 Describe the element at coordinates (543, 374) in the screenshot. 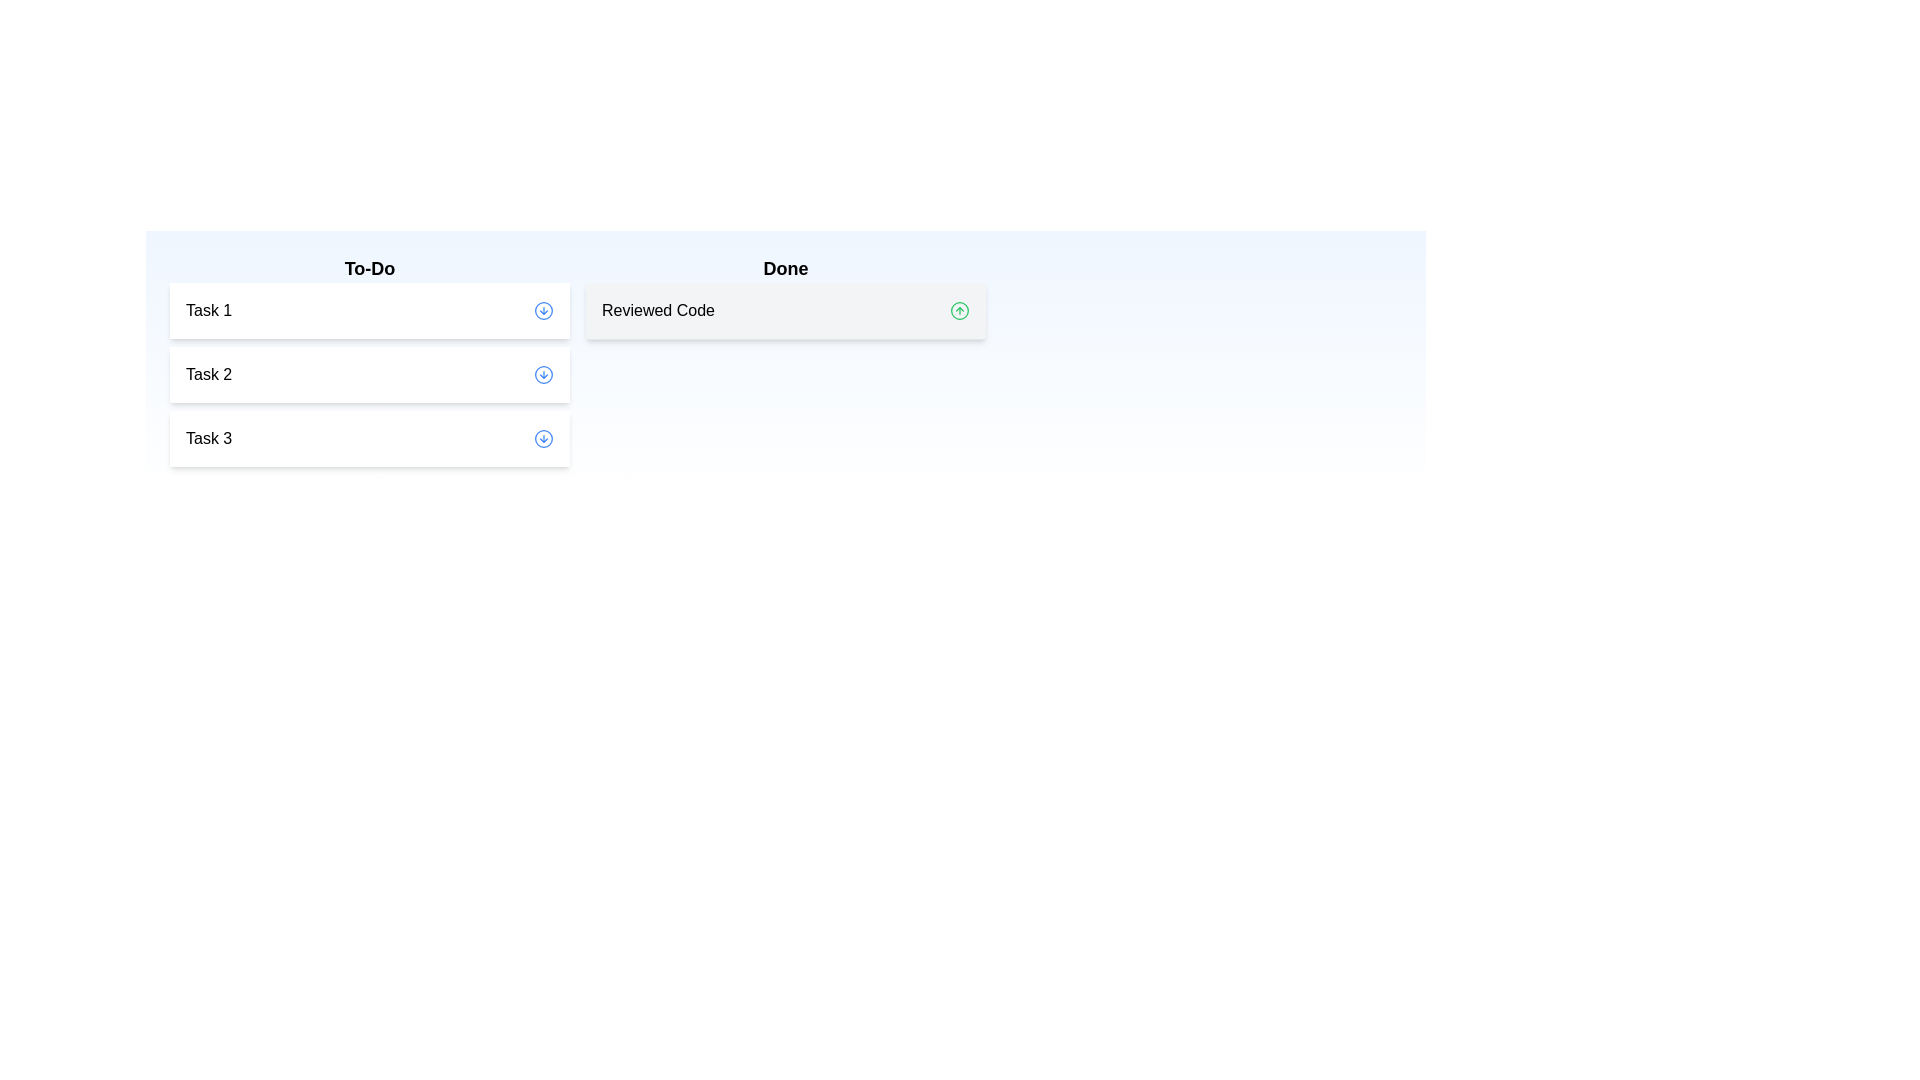

I see `down arrow button next to Task 2 in the 'To-Do' list to move it to the 'Done' list` at that location.